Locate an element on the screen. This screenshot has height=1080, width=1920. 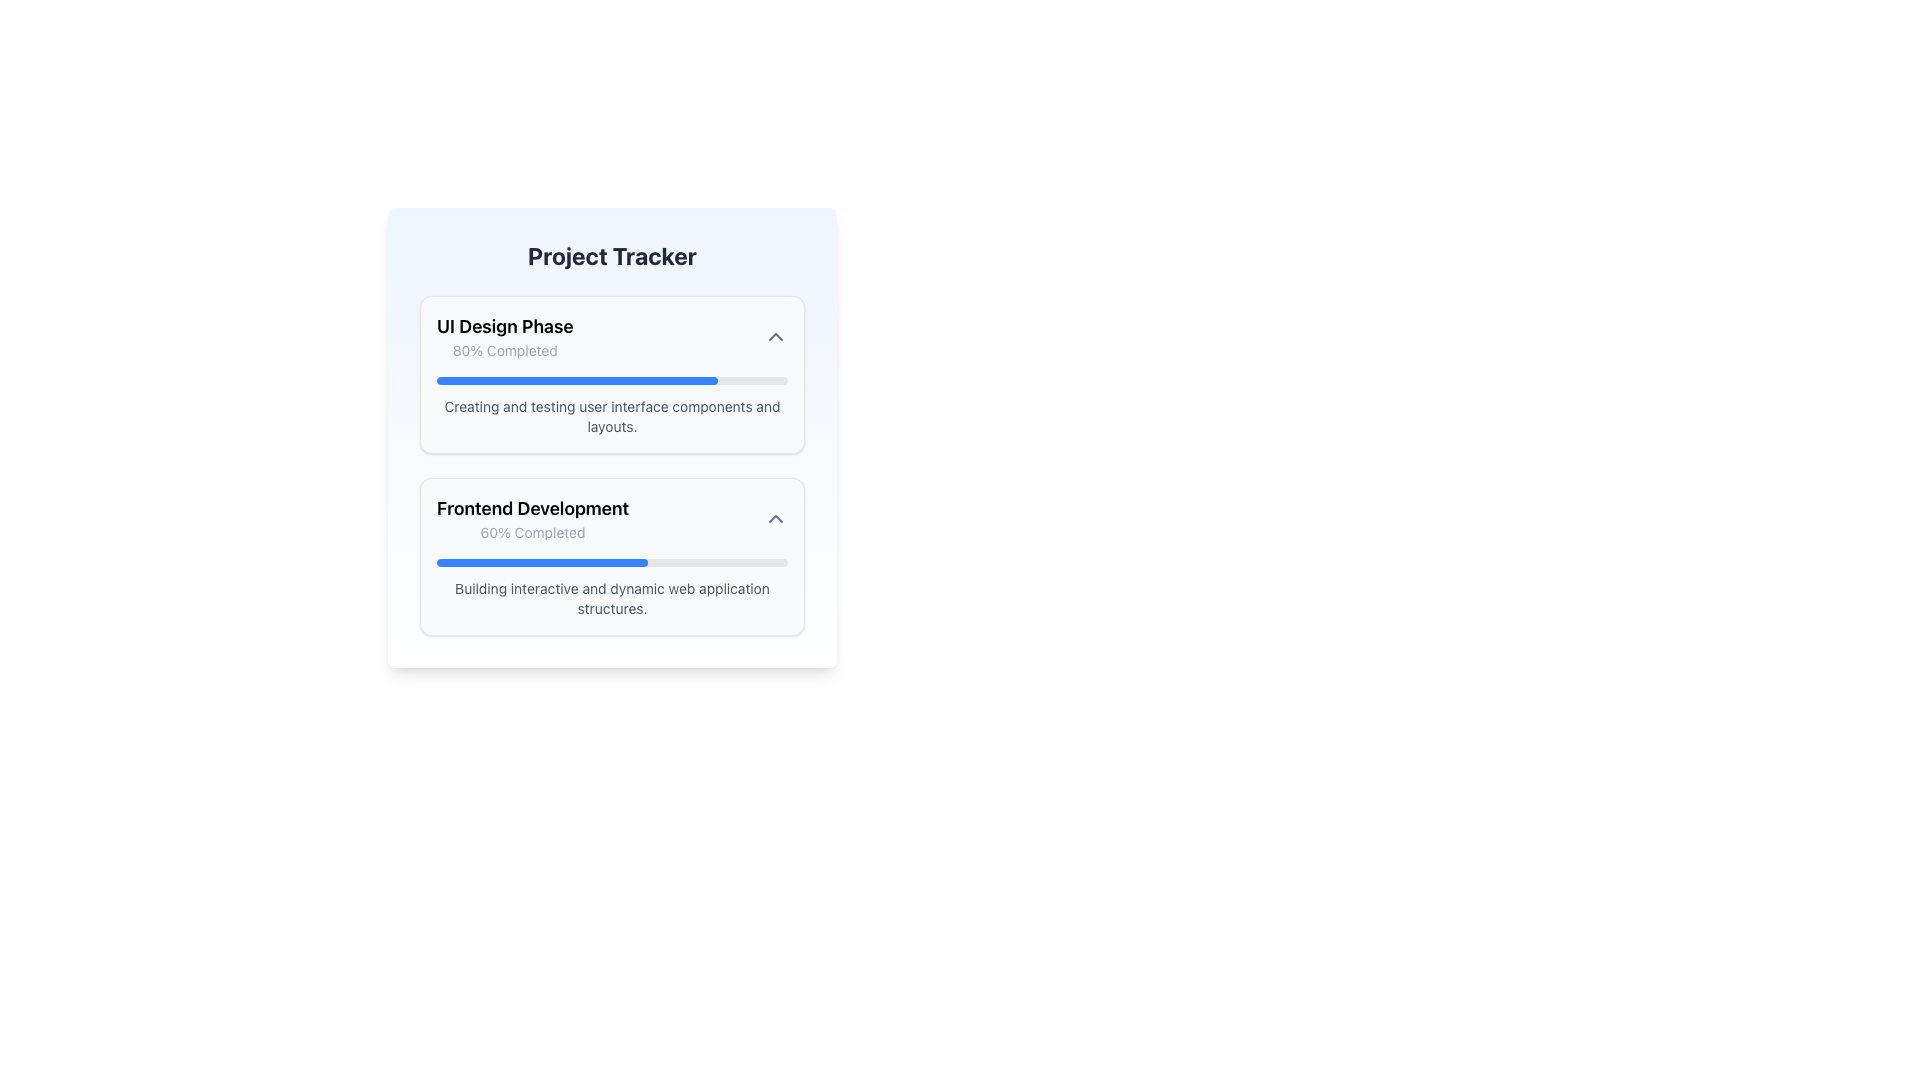
the text label displaying 'Building interactive and dynamic web application structures' located in the 'Frontend Development' section of the 'Project Tracker' interface, positioned below the progress bar indicating 60% completion is located at coordinates (611, 588).